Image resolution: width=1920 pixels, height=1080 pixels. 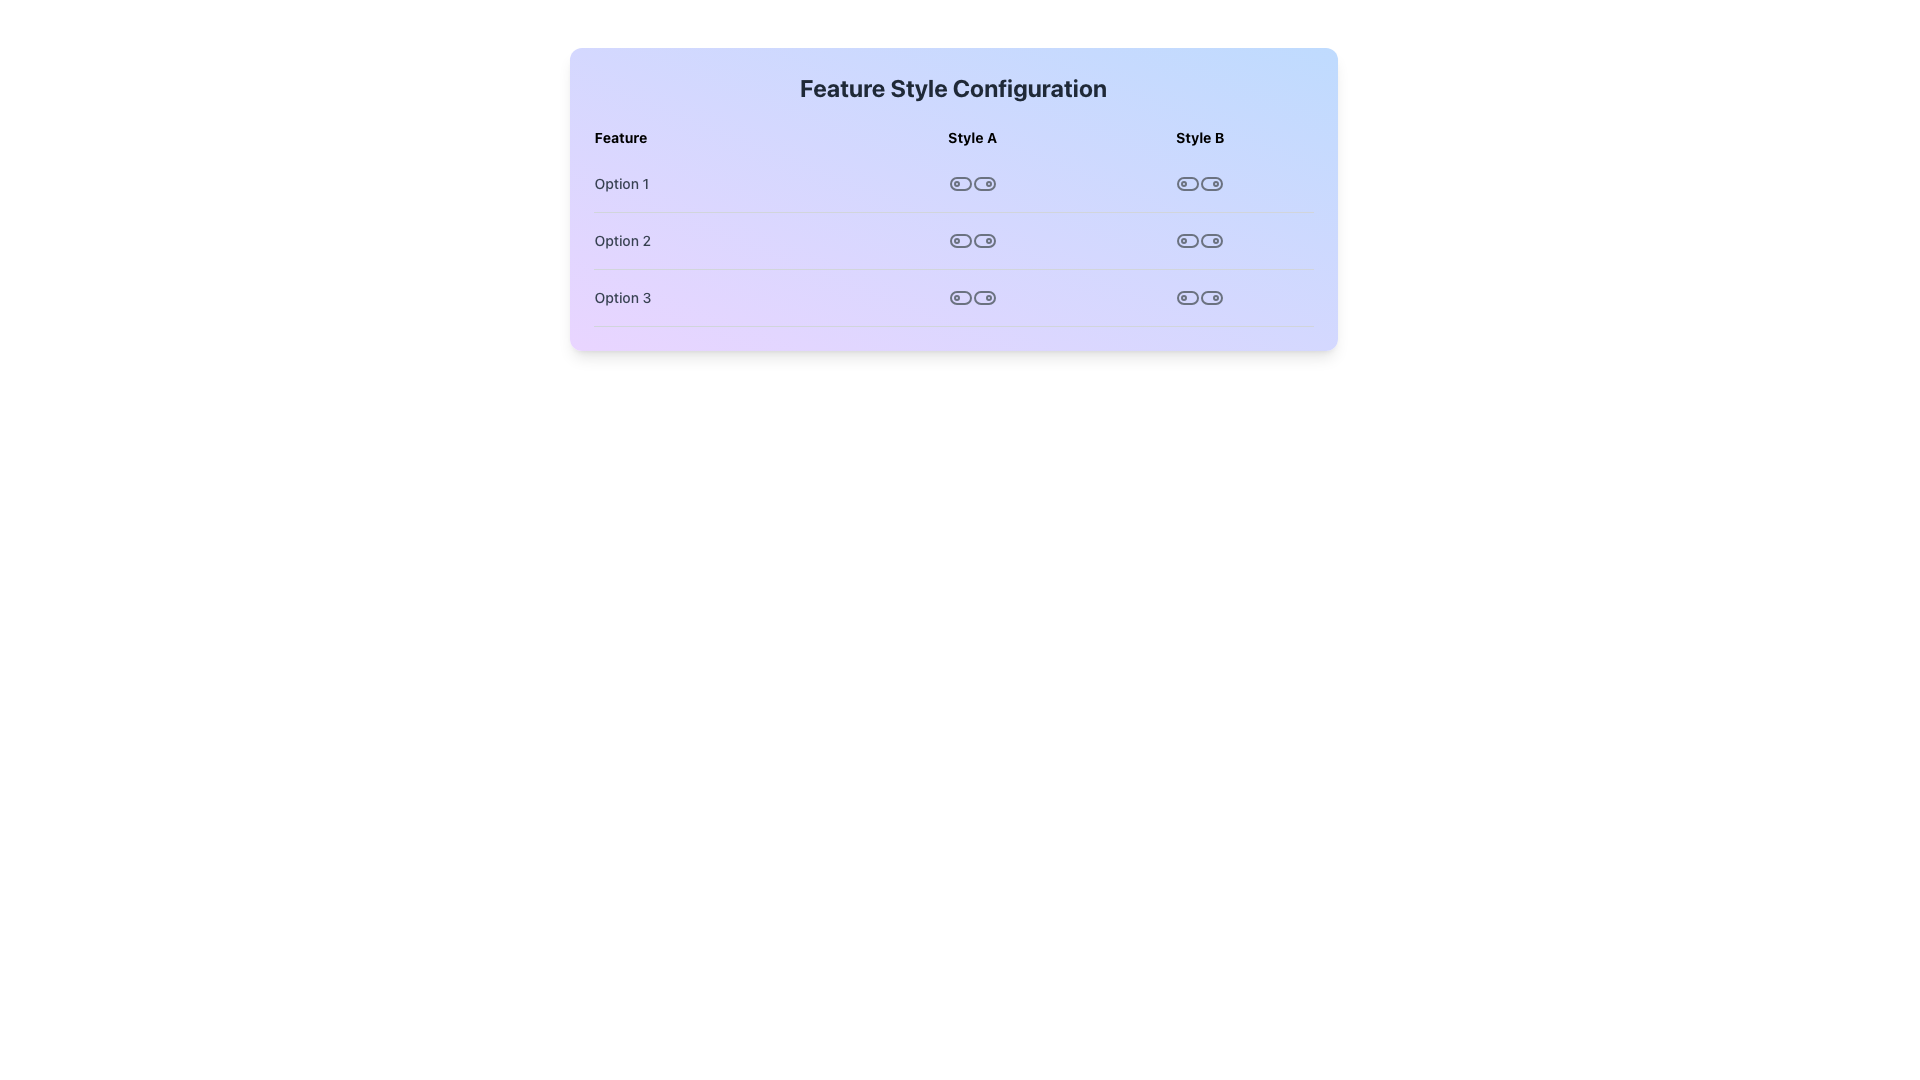 I want to click on the toggle switch represented by an oval shape with a smaller filled circle inside, located in the third row under 'Style B' column, so click(x=1211, y=297).